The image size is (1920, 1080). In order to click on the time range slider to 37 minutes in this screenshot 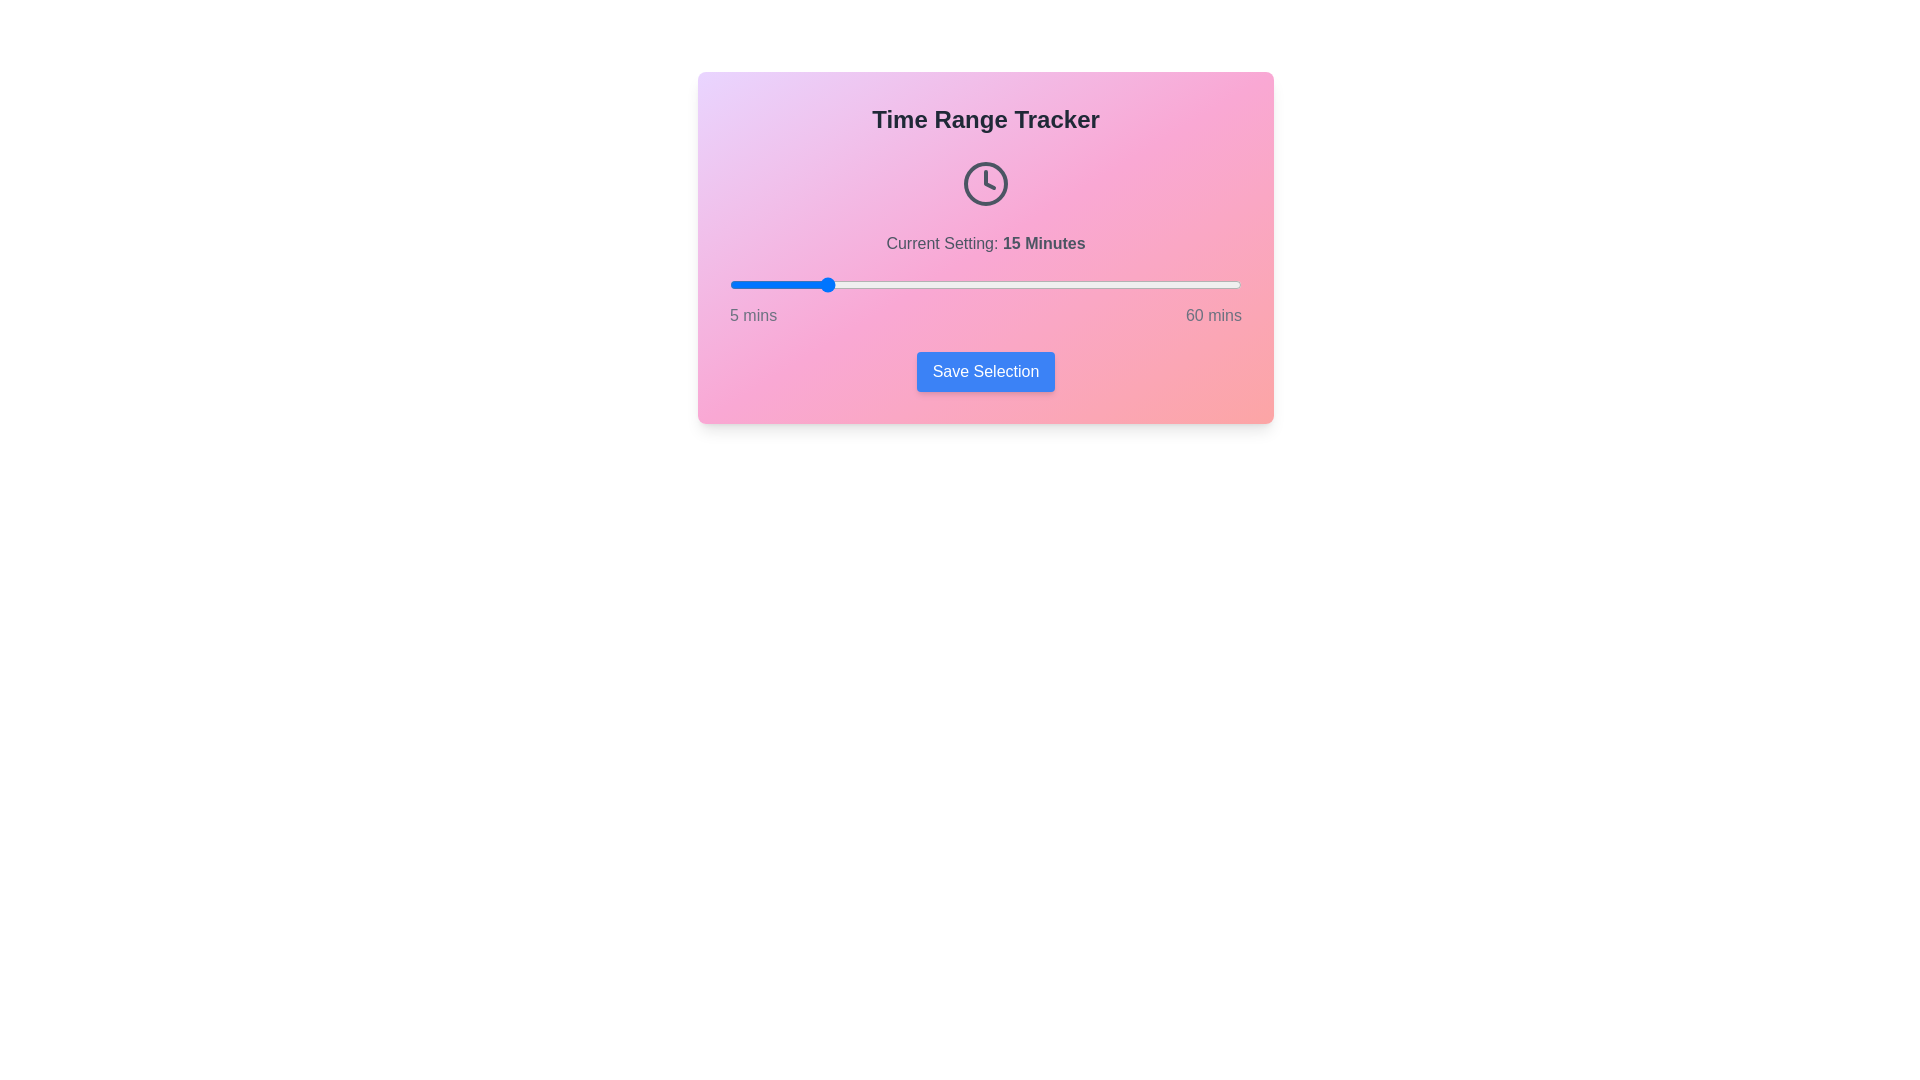, I will do `click(1027, 285)`.